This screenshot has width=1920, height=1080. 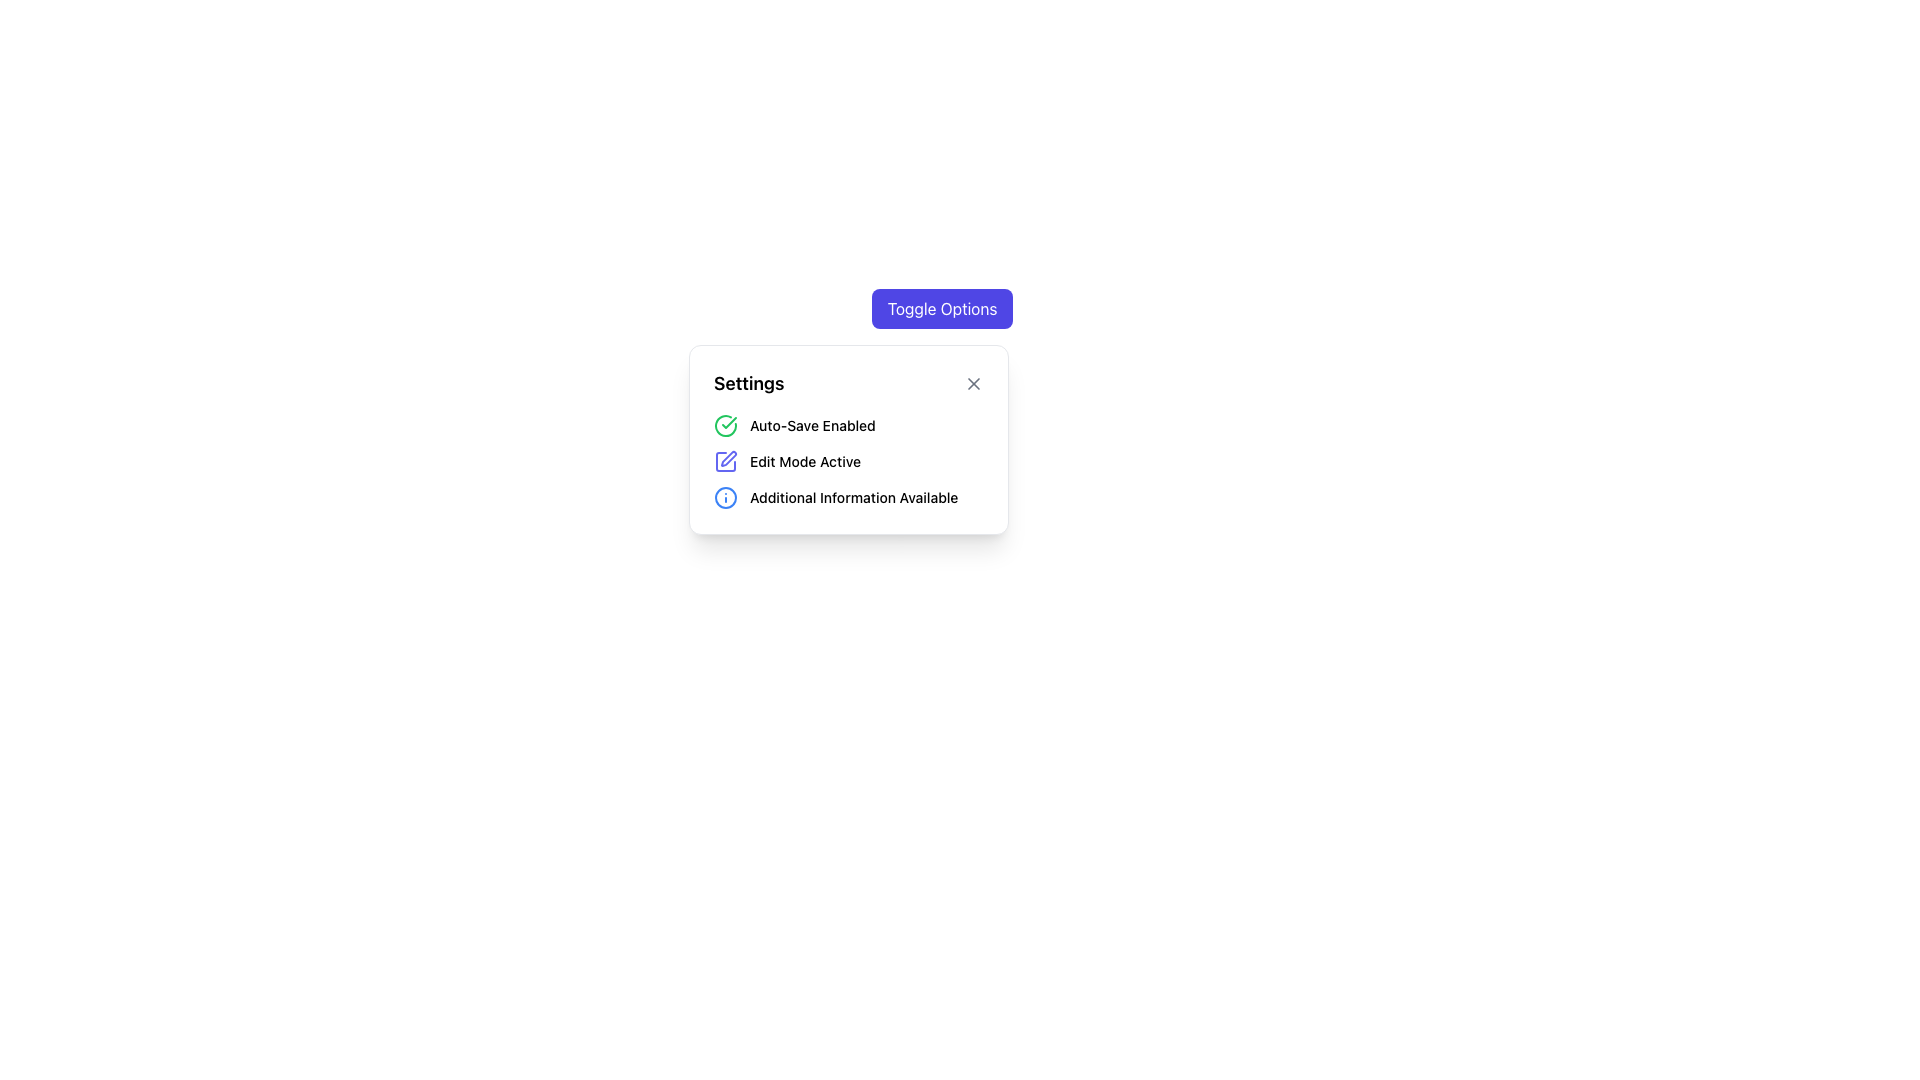 I want to click on the text label indicating that the edit mode is active, located in the middle section of the settings card, immediately to the right of the blue pen icon, so click(x=805, y=462).